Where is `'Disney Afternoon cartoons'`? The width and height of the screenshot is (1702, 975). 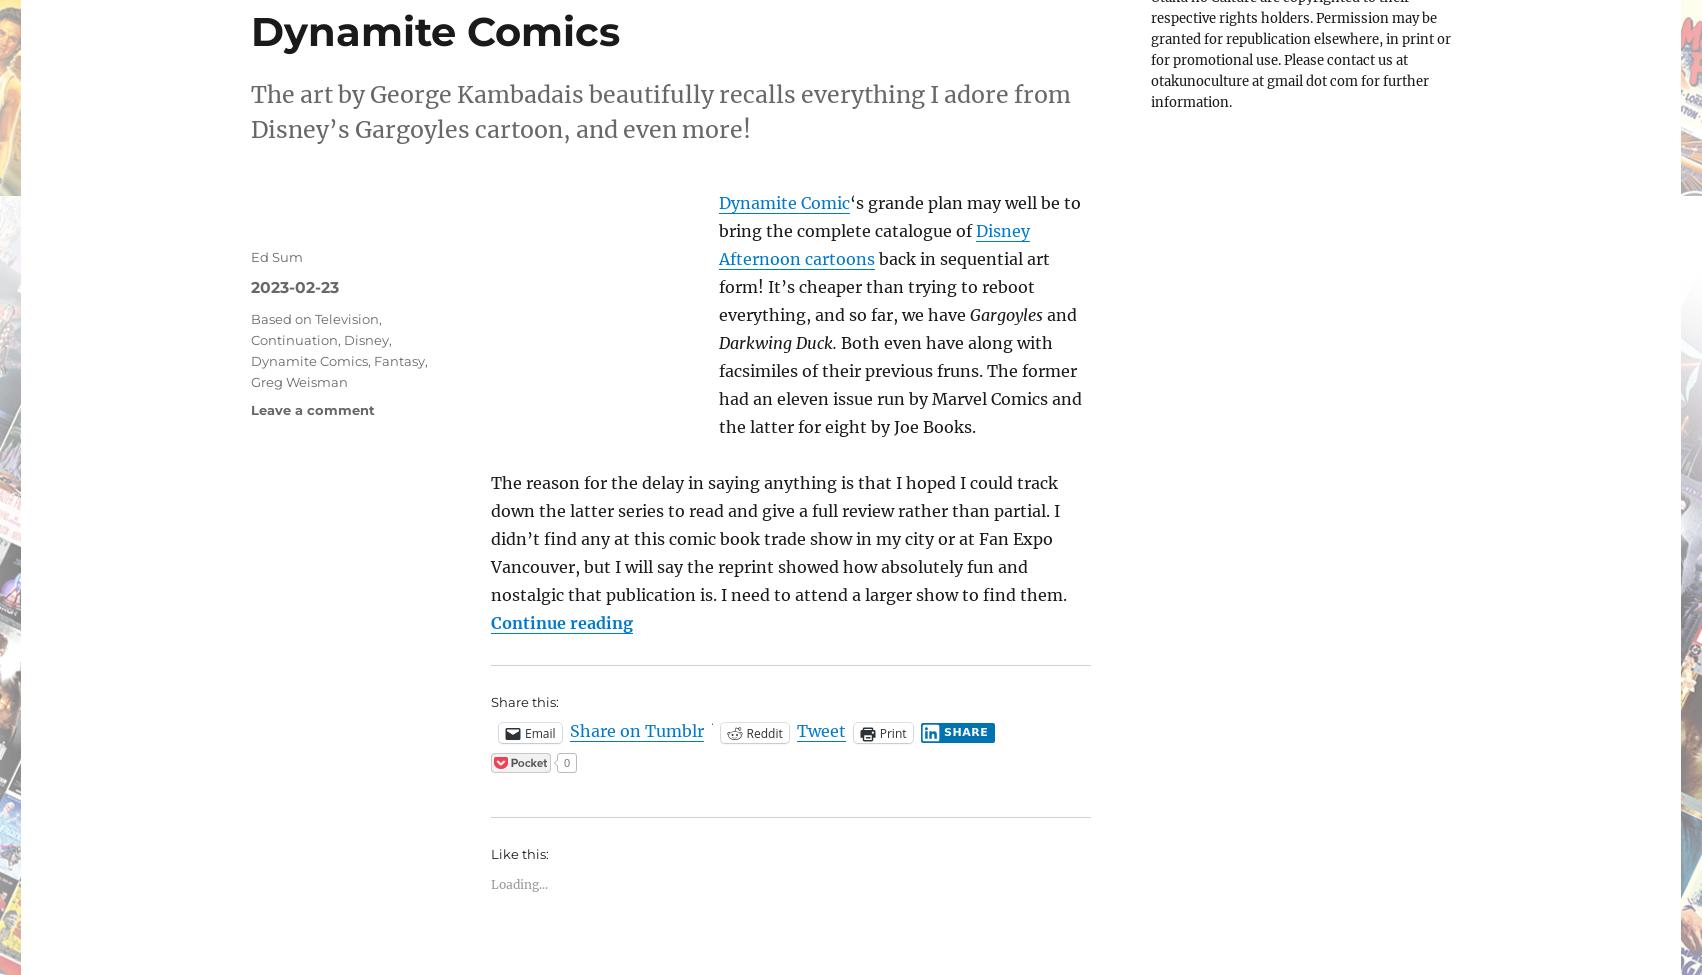 'Disney Afternoon cartoons' is located at coordinates (874, 245).